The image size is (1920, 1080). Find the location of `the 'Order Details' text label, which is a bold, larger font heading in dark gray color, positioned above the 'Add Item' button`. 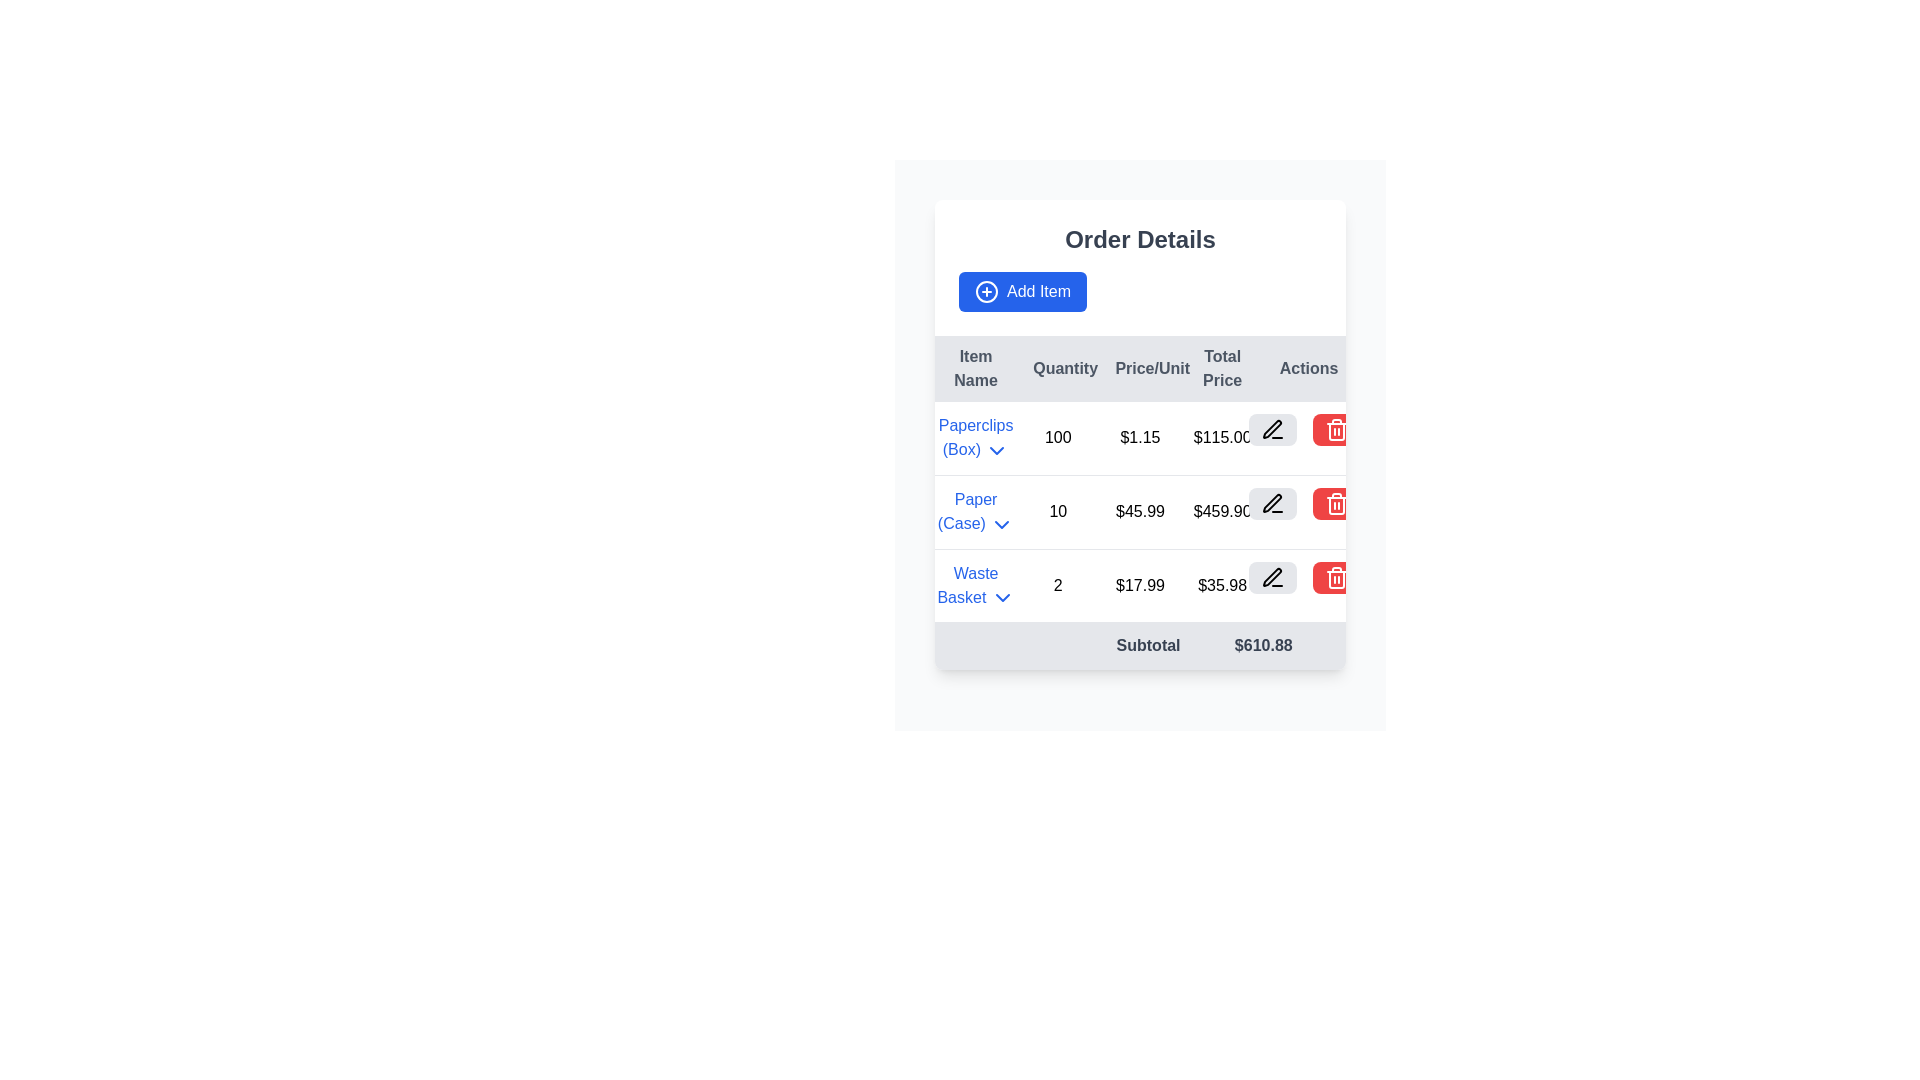

the 'Order Details' text label, which is a bold, larger font heading in dark gray color, positioned above the 'Add Item' button is located at coordinates (1140, 238).